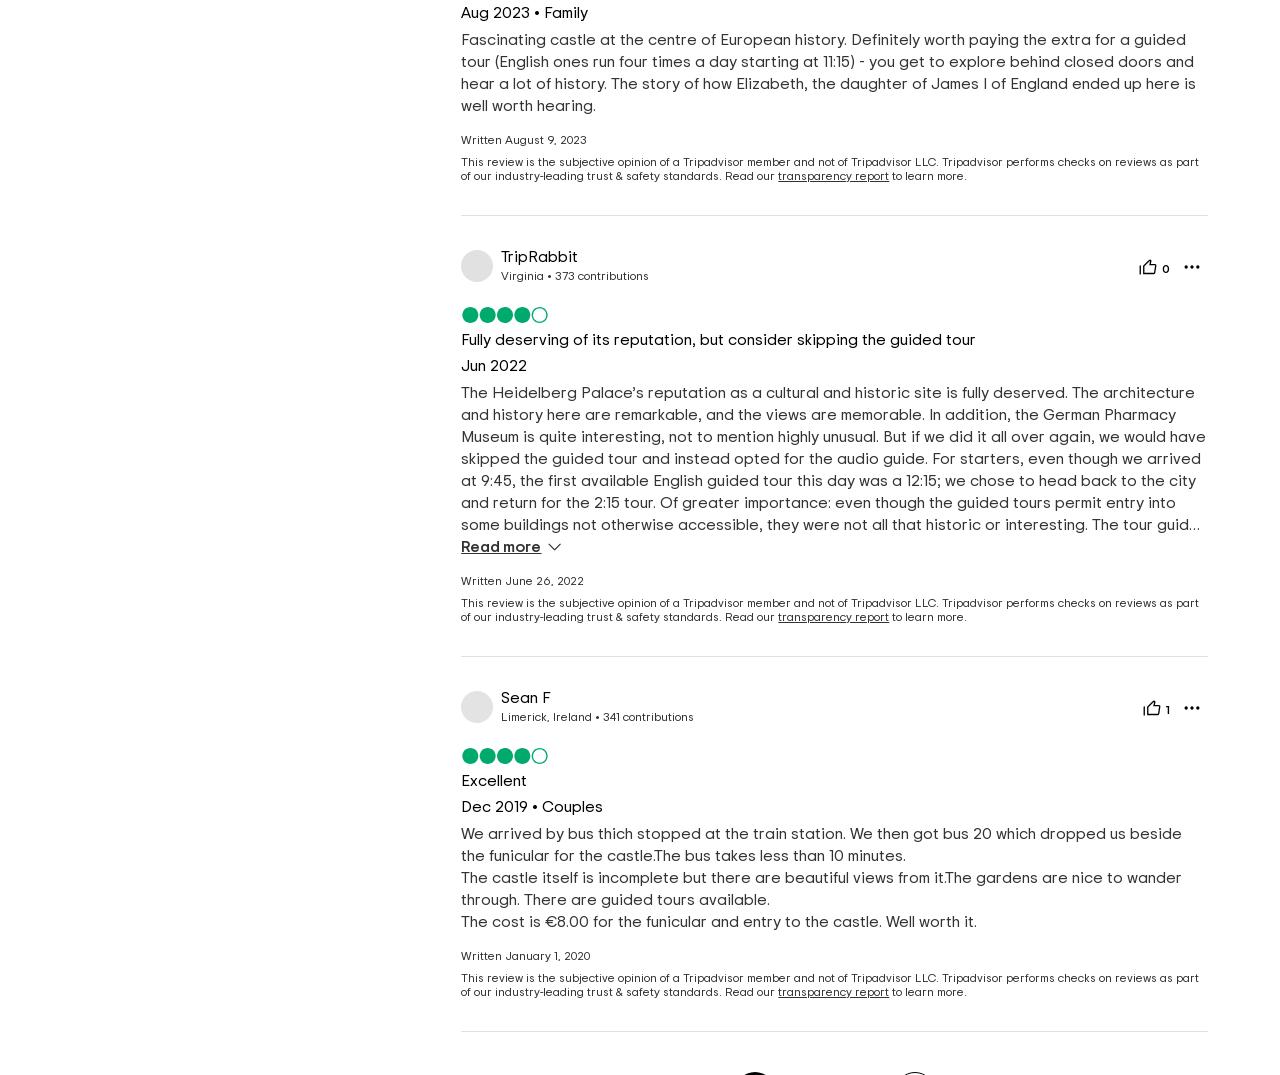  Describe the element at coordinates (833, 491) in the screenshot. I see `'The Heidelberg Palace’s reputation as a cultural and historic site is fully deserved. The architecture and history here are remarkable, and the views are memorable. In addition, the German Pharmacy Museum is quite interesting, not to mention highly unusual. But if we did it all over again, we would have skipped the guided tour and instead opted for the audio guide. For starters, even though we arrived at 9:45, the first available English guided tour this day was a 12:15; we chose to head back to the city and return for the 2:15 tour. Of greater importance: even though the guided tours permit entry into some buildings not otherwise accessible, they were not all that historic or interesting.  The tour guide was exceptionally knowledgeable about all matters historical, and if you are into the many intricate details covering centuries of kings and conflict, the guided tour may be for you. As for me, I’ll go with the audio guide if I return for a second visit.'` at that location.